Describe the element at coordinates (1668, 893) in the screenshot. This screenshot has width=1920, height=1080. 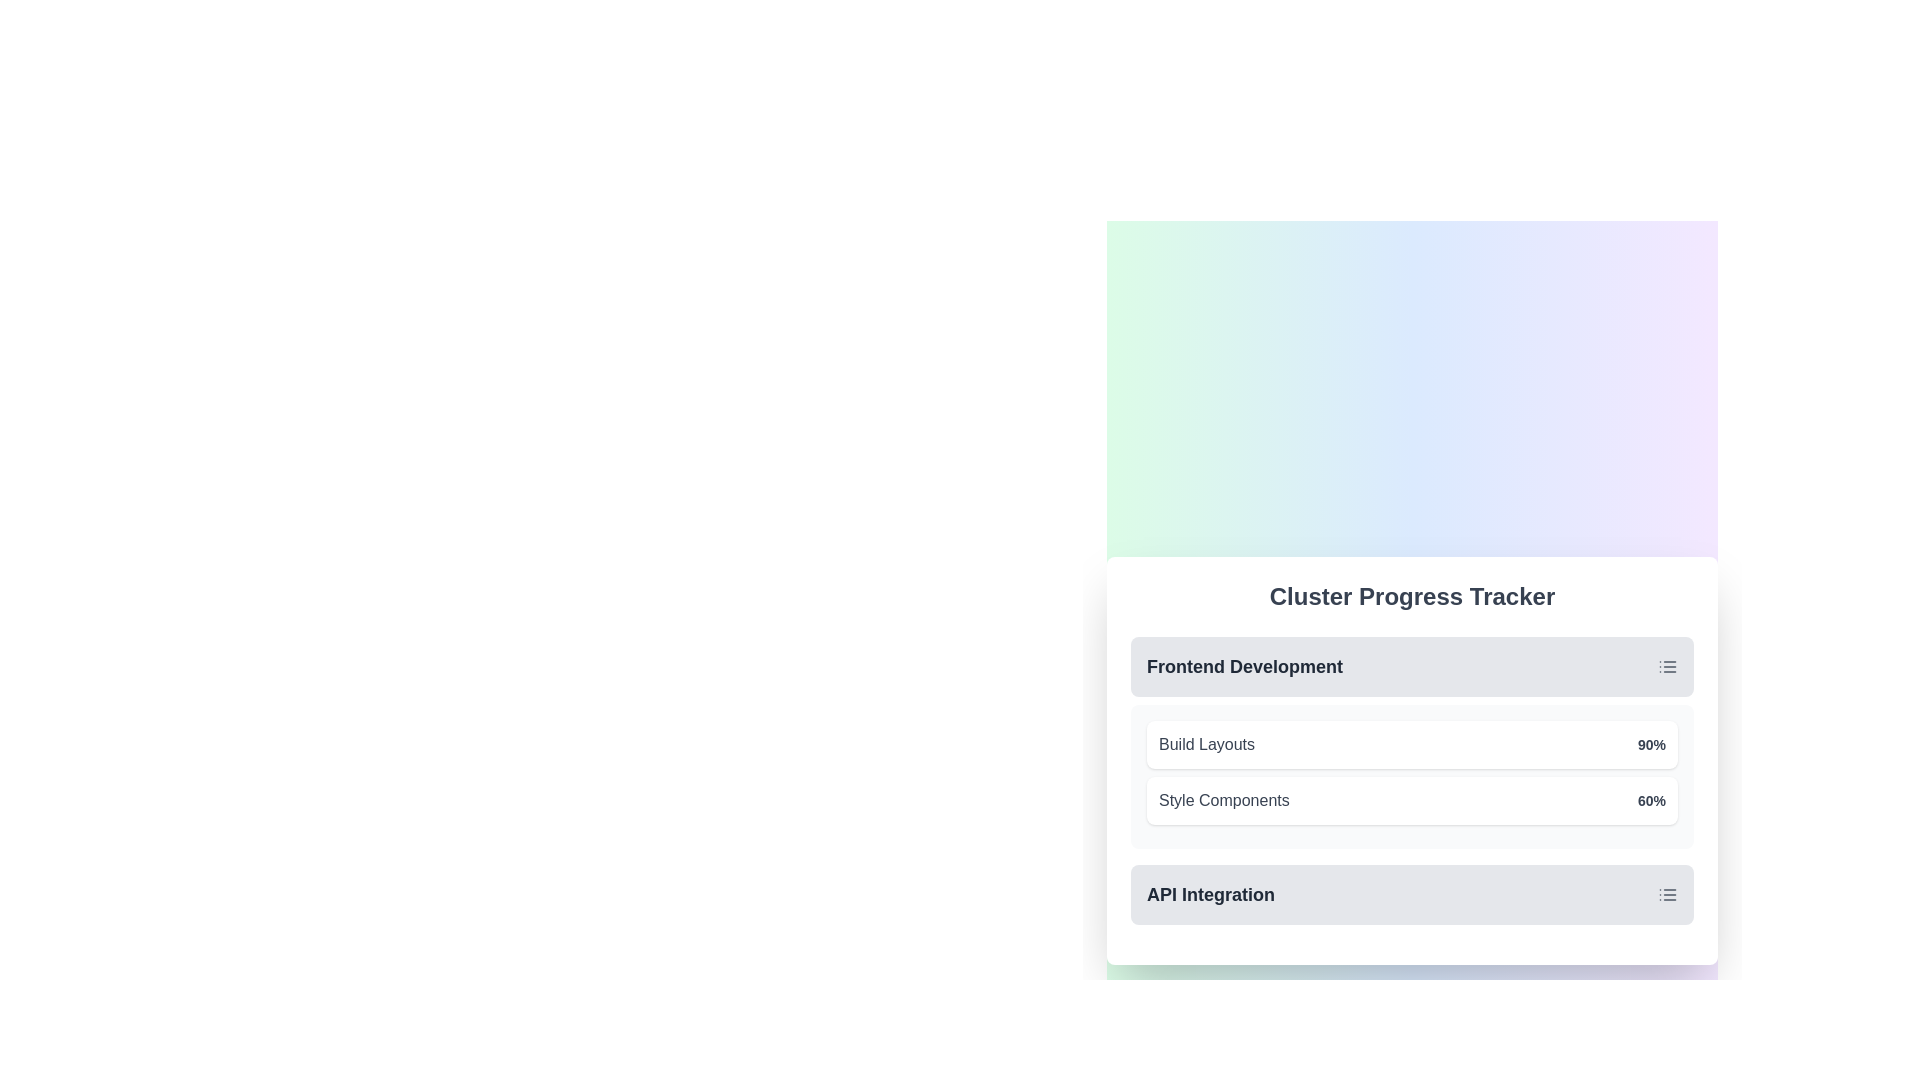
I see `the icon representing the menu for the 'API Integration' section` at that location.